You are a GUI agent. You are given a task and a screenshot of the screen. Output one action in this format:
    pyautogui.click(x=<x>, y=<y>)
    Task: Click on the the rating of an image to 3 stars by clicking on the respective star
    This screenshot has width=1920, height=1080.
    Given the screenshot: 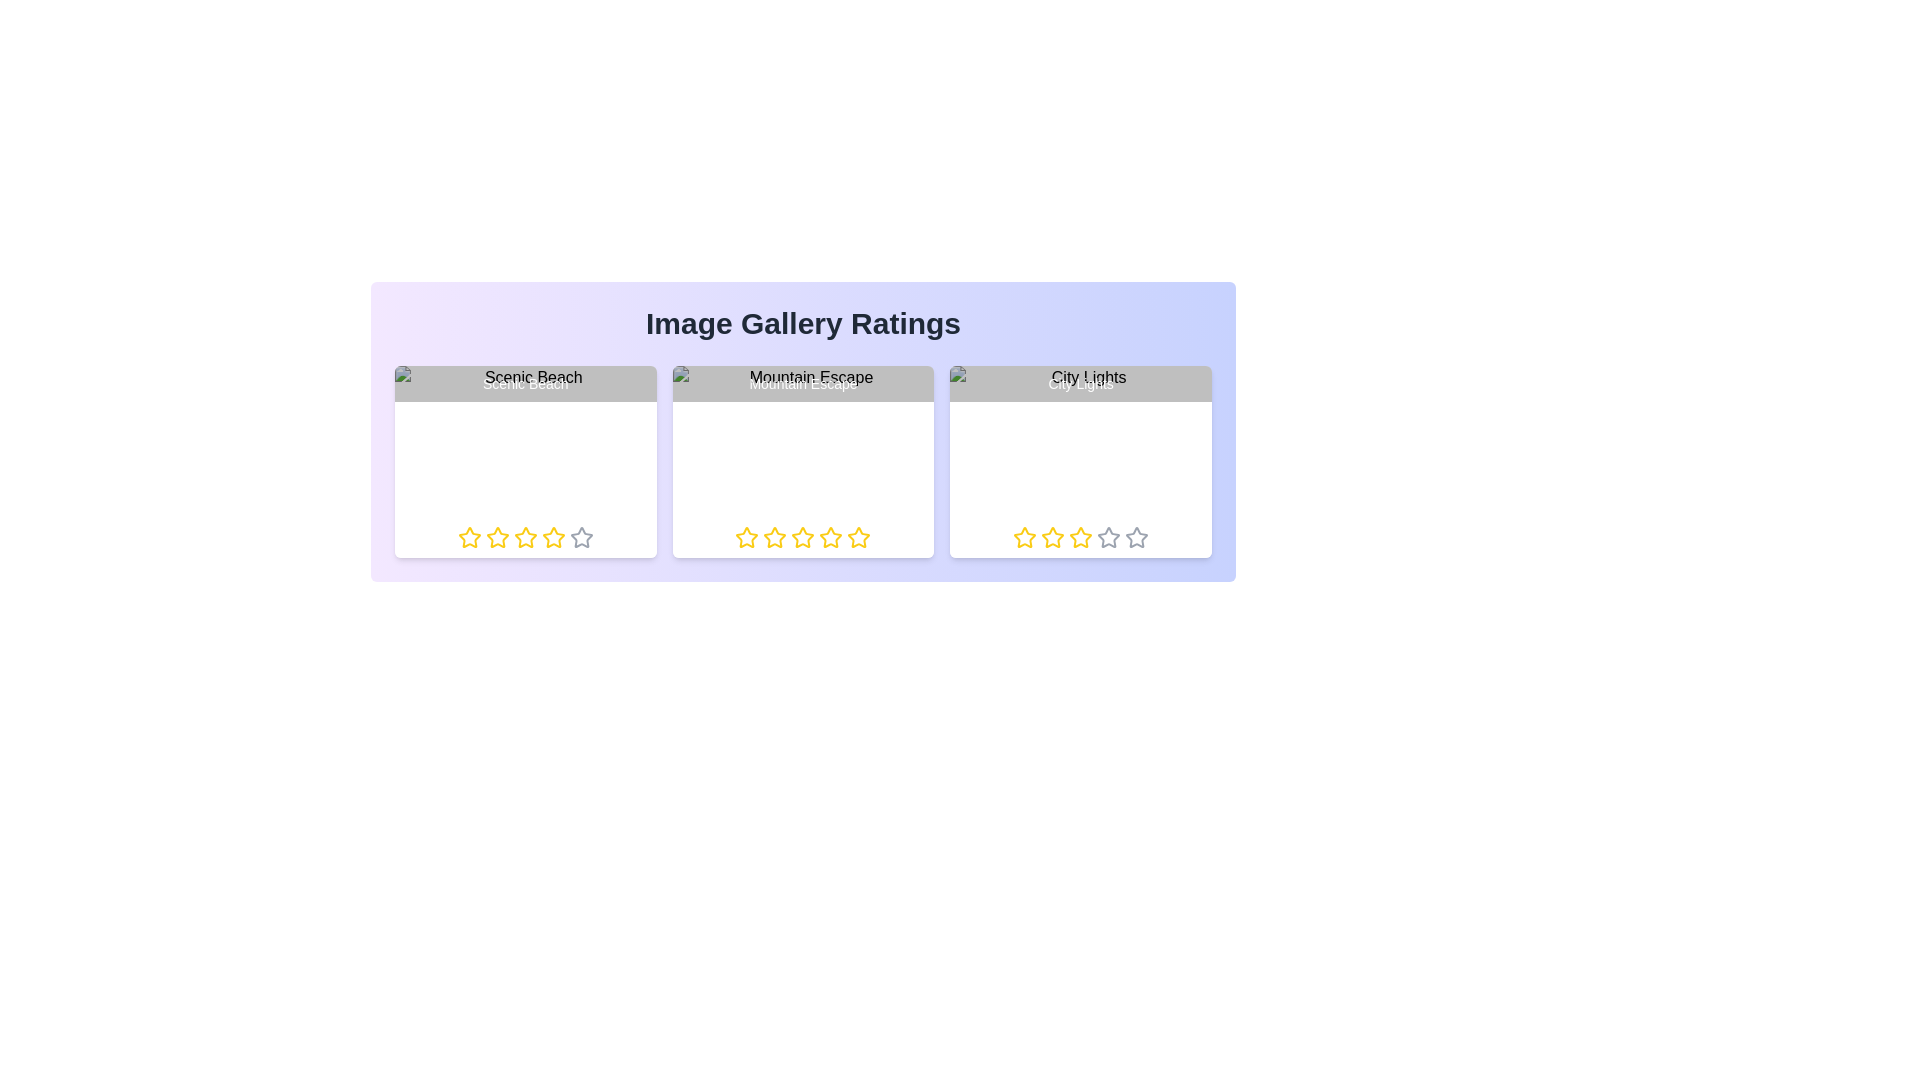 What is the action you would take?
    pyautogui.click(x=525, y=536)
    